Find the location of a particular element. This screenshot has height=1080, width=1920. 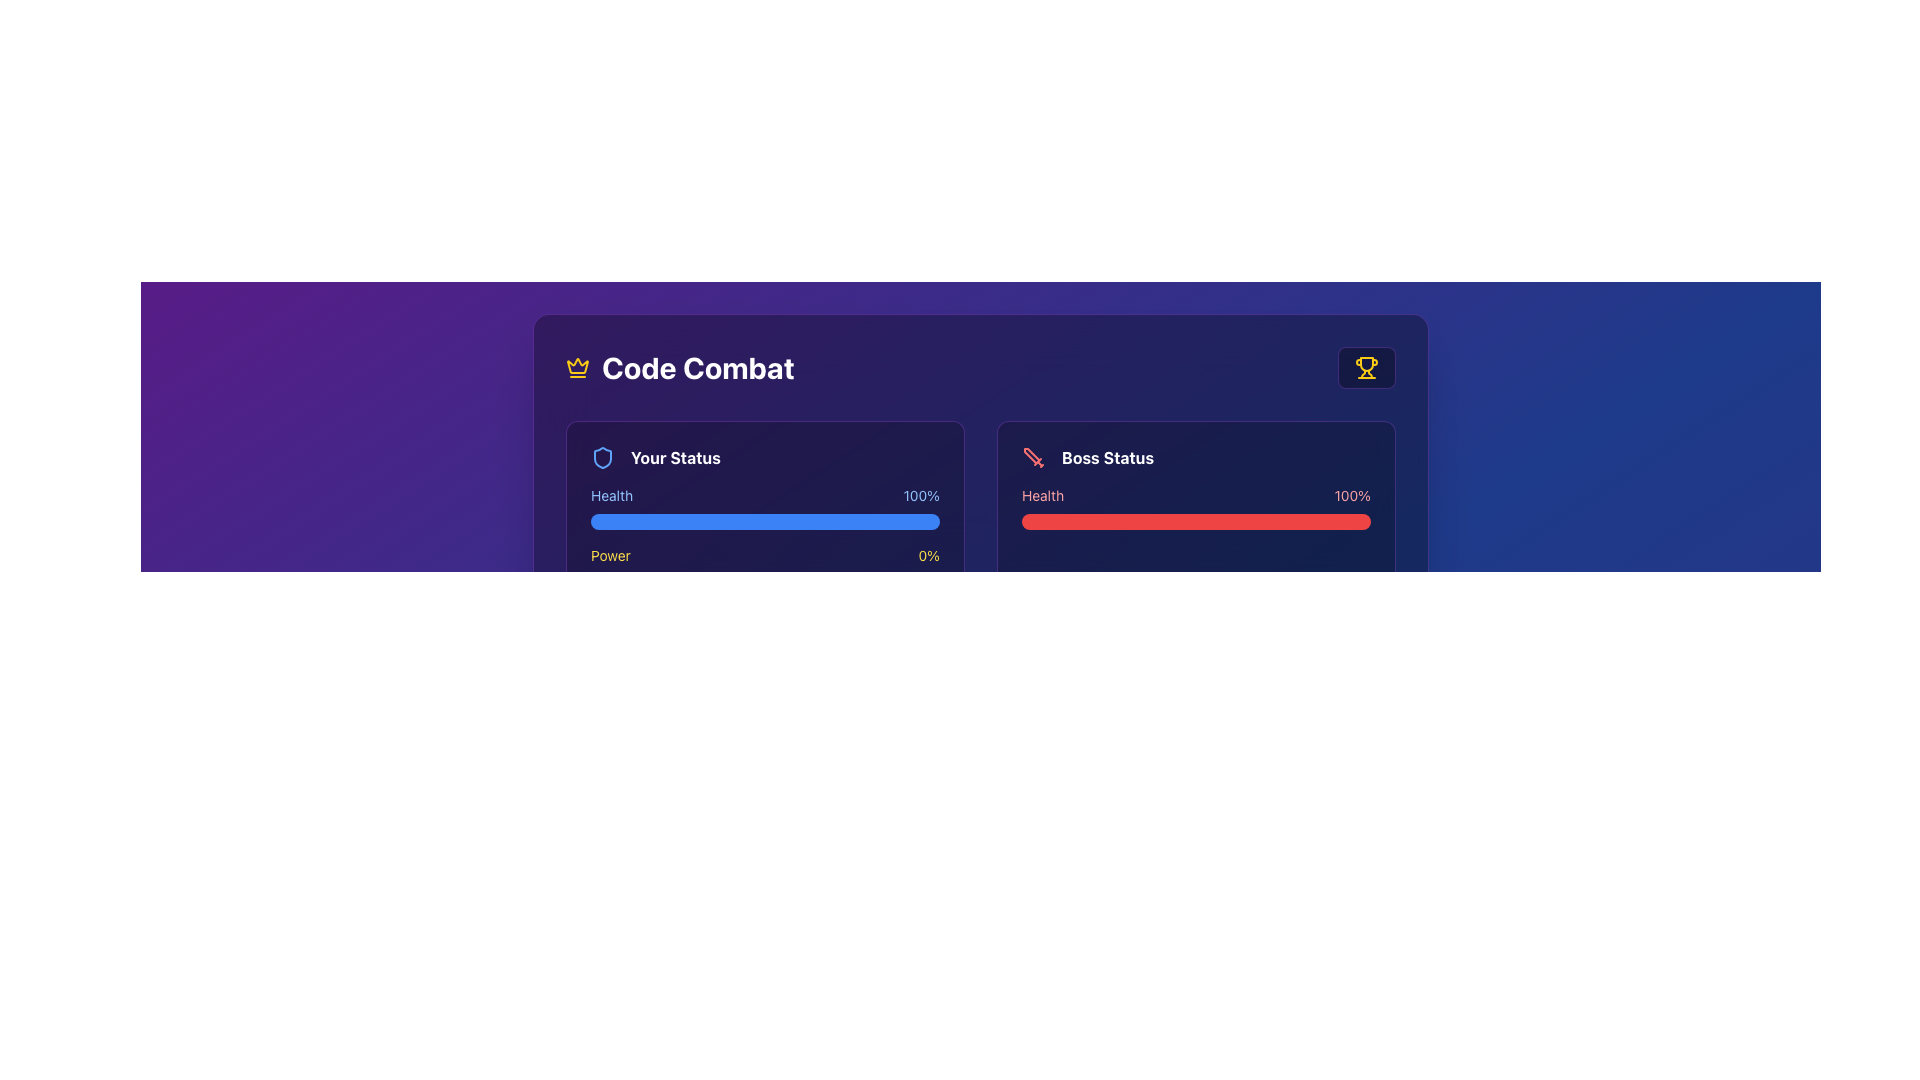

text elements of the Progress Indicator that displays 'Health' and 'Power' statuses, located within the 'Your Status' section is located at coordinates (764, 536).